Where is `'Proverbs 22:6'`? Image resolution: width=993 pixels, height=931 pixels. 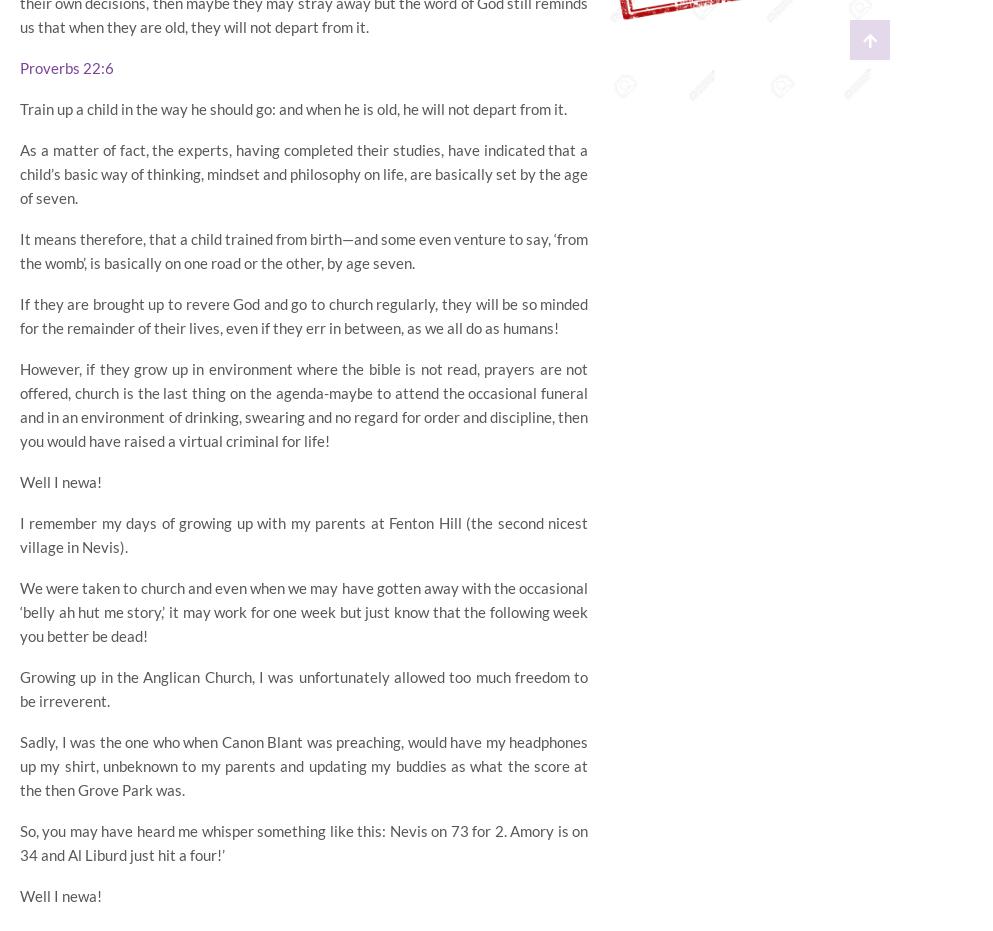
'Proverbs 22:6' is located at coordinates (67, 66).